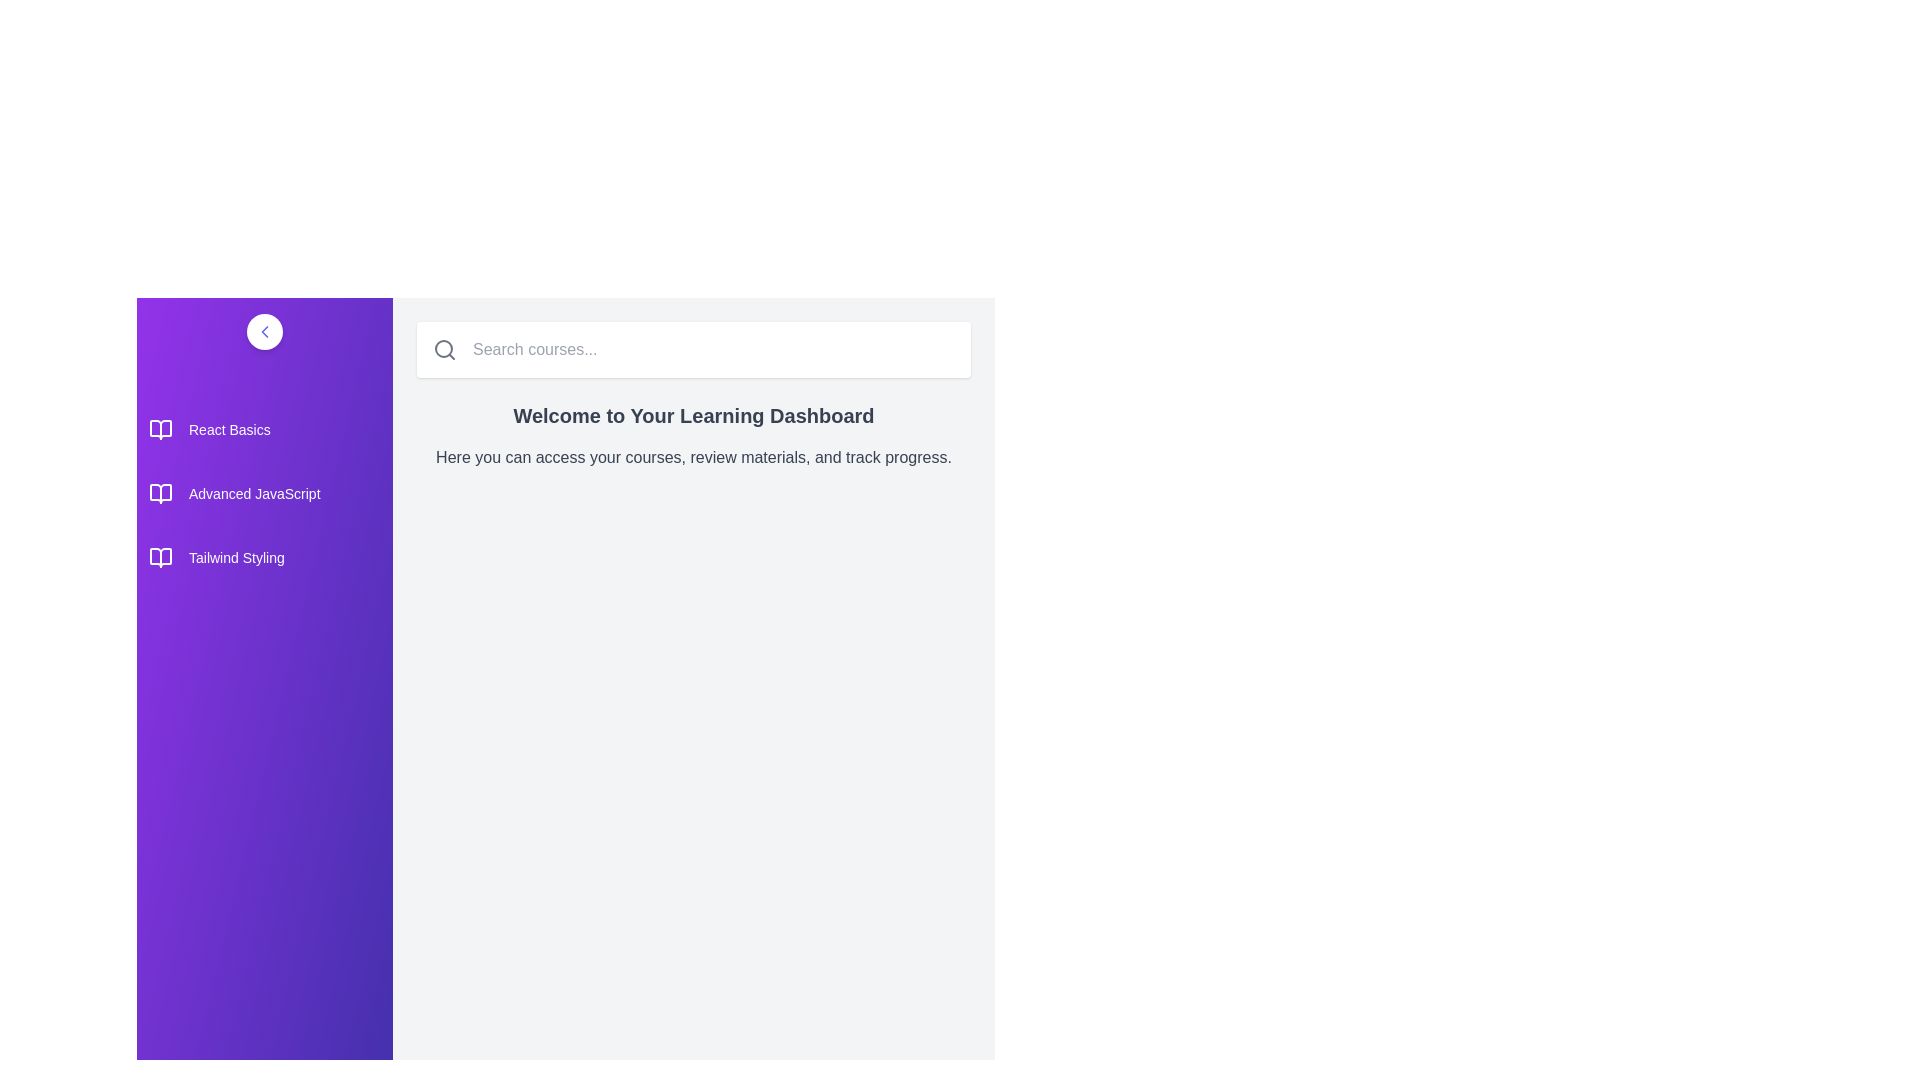 Image resolution: width=1920 pixels, height=1080 pixels. Describe the element at coordinates (263, 493) in the screenshot. I see `the course titled Advanced JavaScript from the list` at that location.